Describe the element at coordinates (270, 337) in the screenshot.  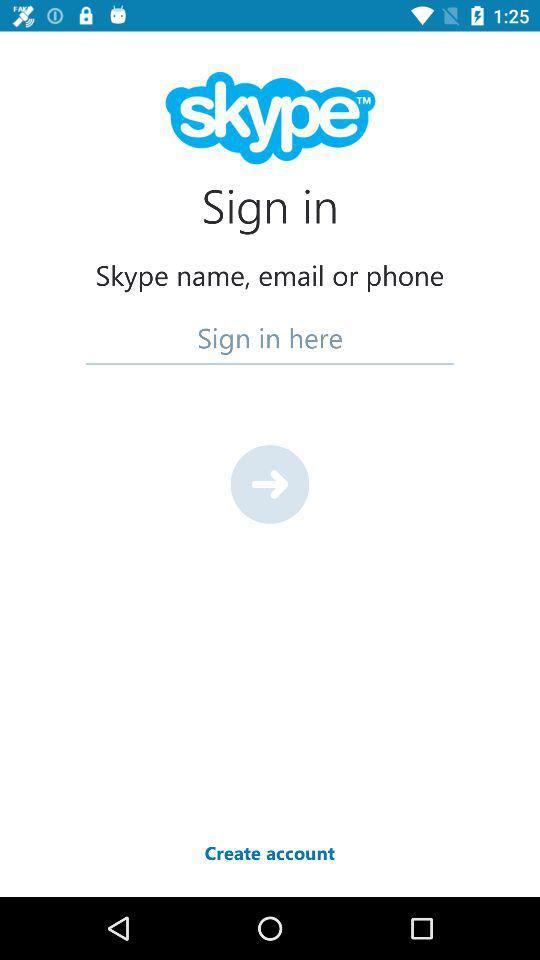
I see `icon below the skype name email item` at that location.